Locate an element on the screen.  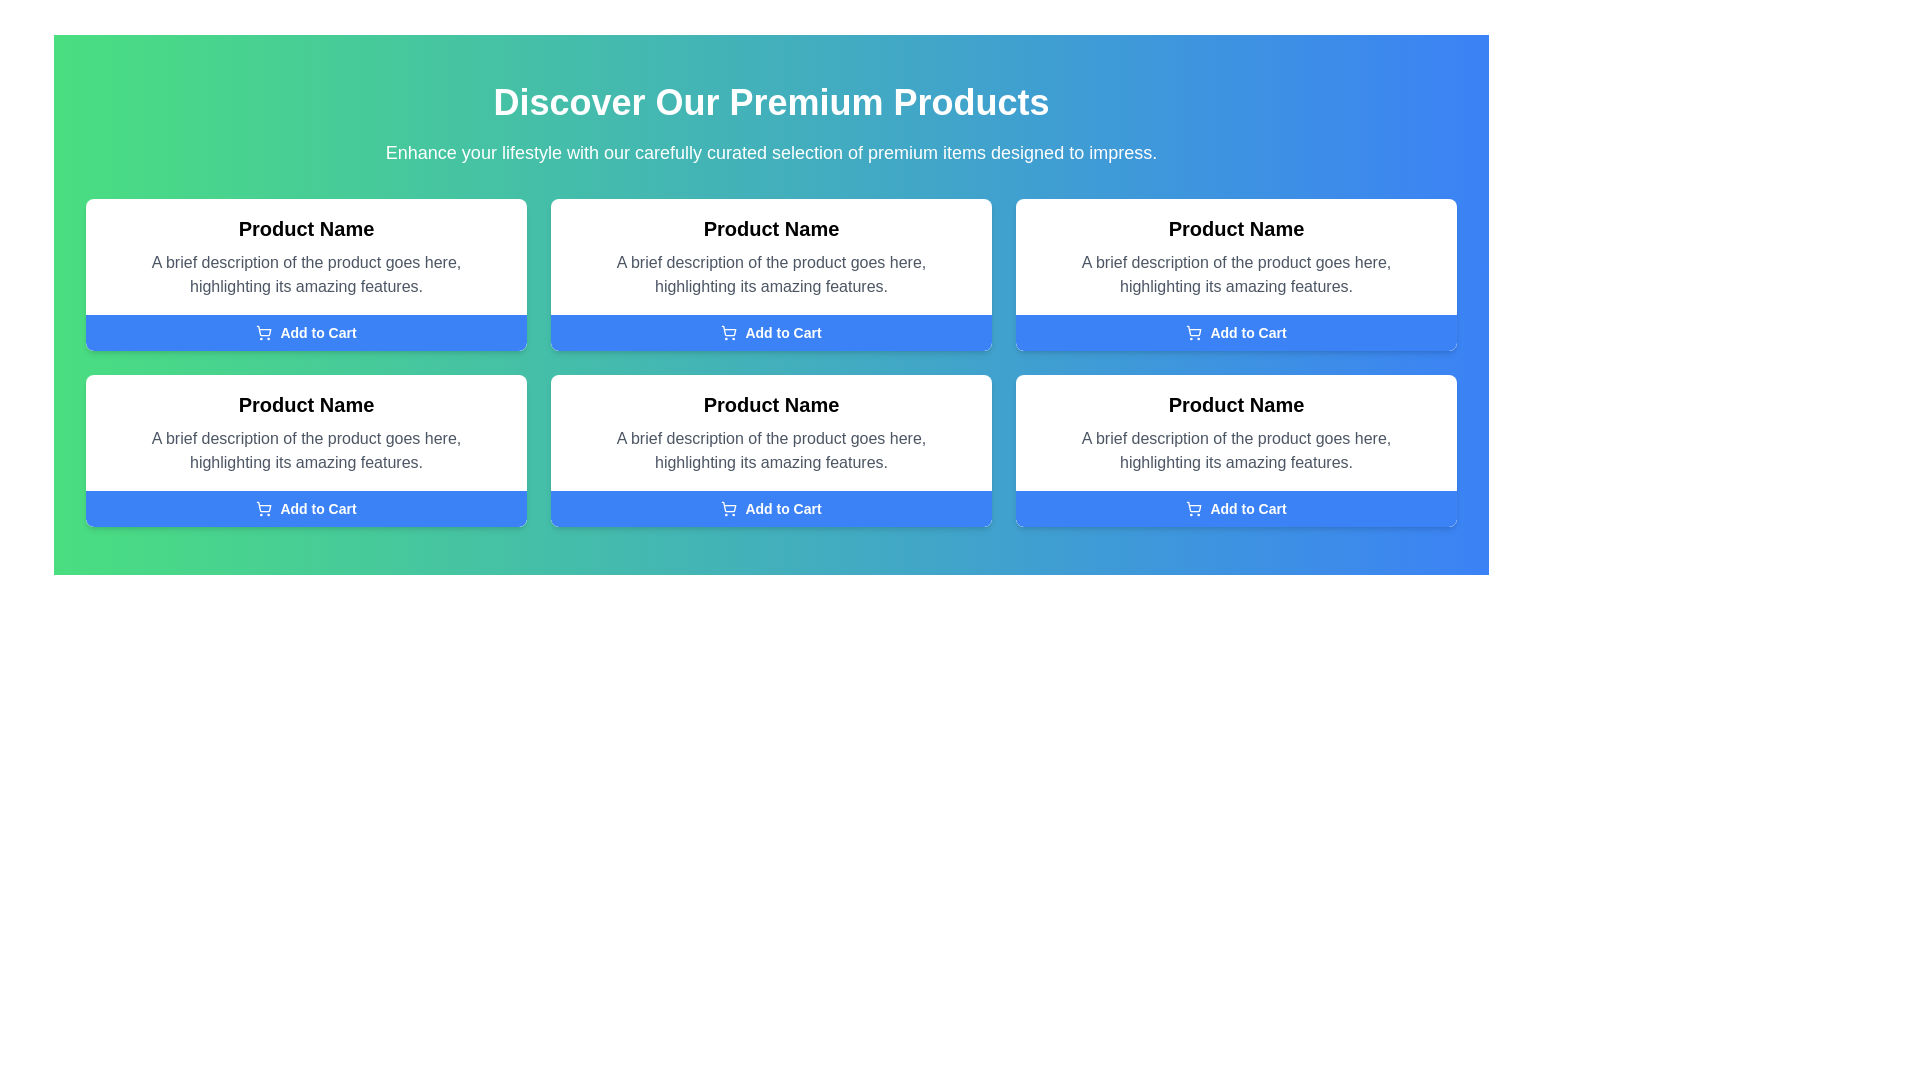
the Text Block that contains the title 'Product Name' and a brief description, positioned above the 'Add to Cart' button in the central left section of the grid layout is located at coordinates (305, 431).